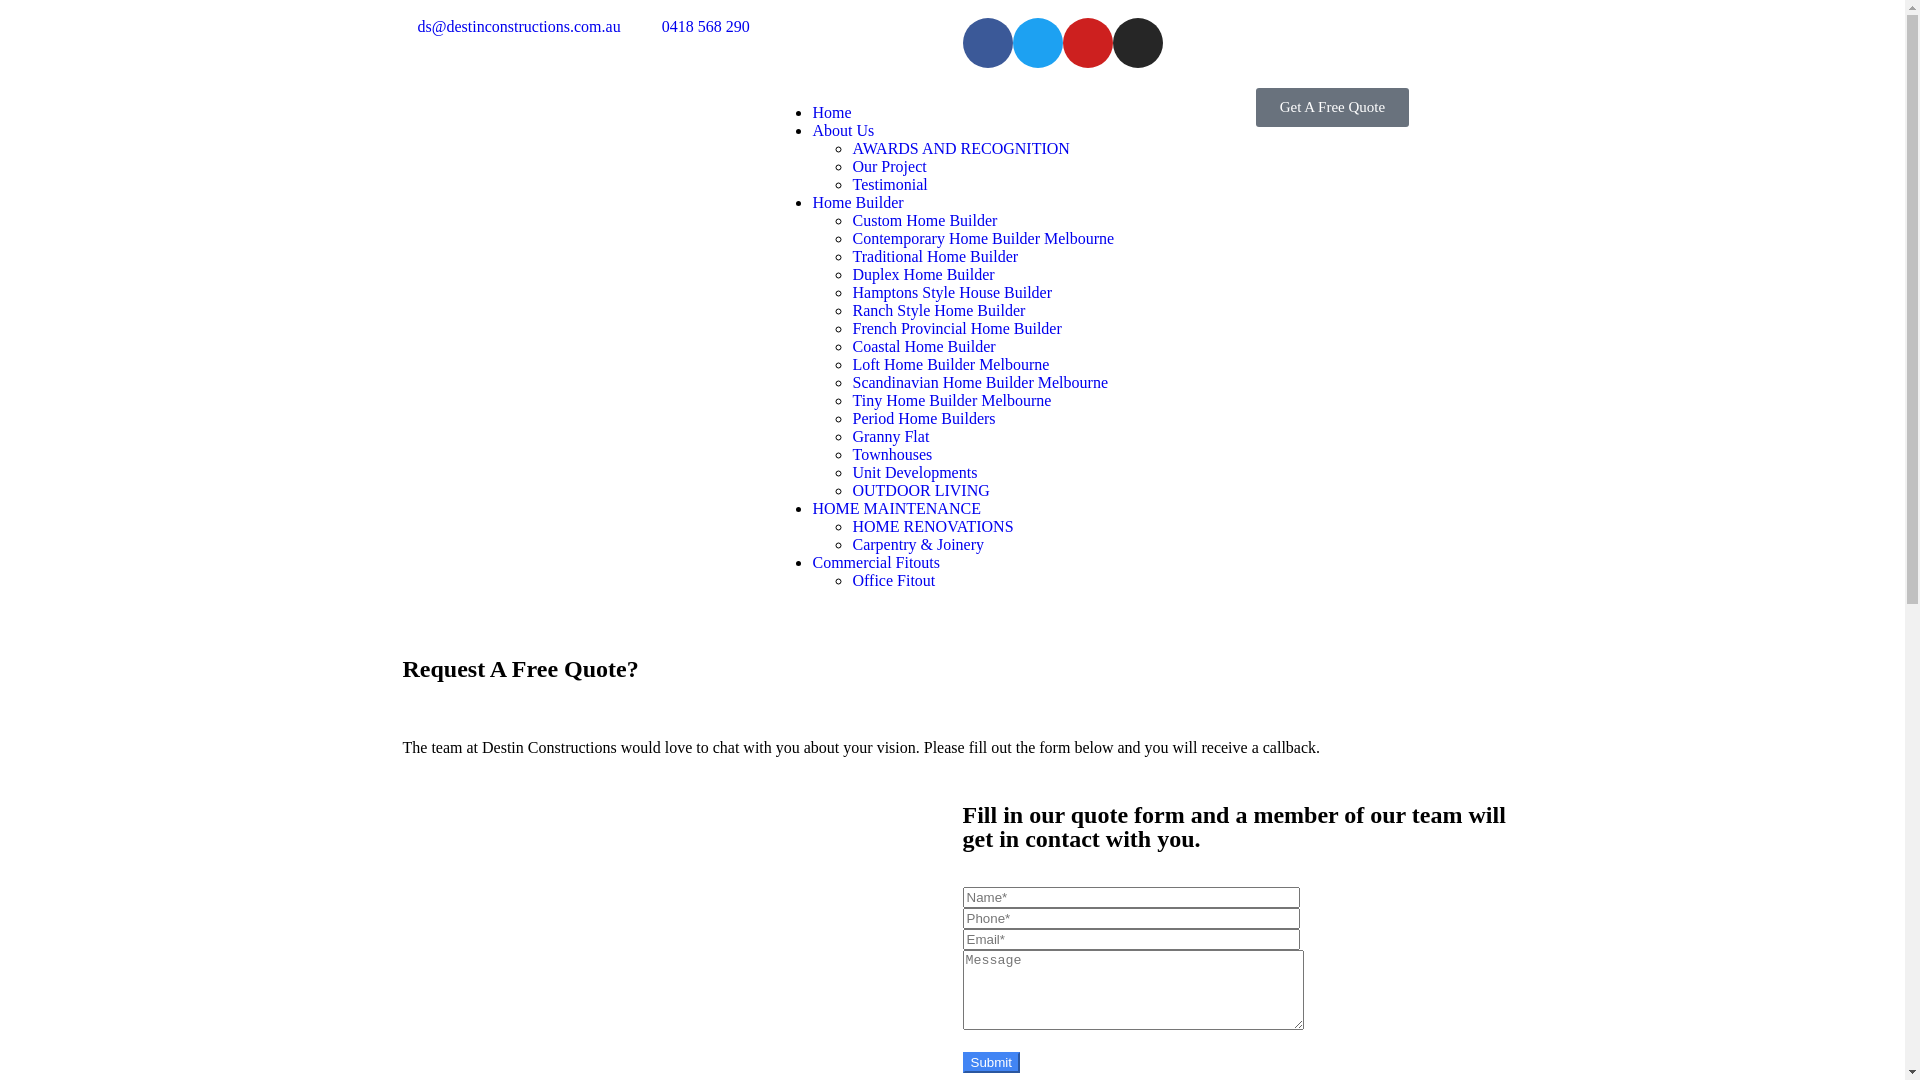 The image size is (1920, 1080). What do you see at coordinates (921, 274) in the screenshot?
I see `'Duplex Home Builder'` at bounding box center [921, 274].